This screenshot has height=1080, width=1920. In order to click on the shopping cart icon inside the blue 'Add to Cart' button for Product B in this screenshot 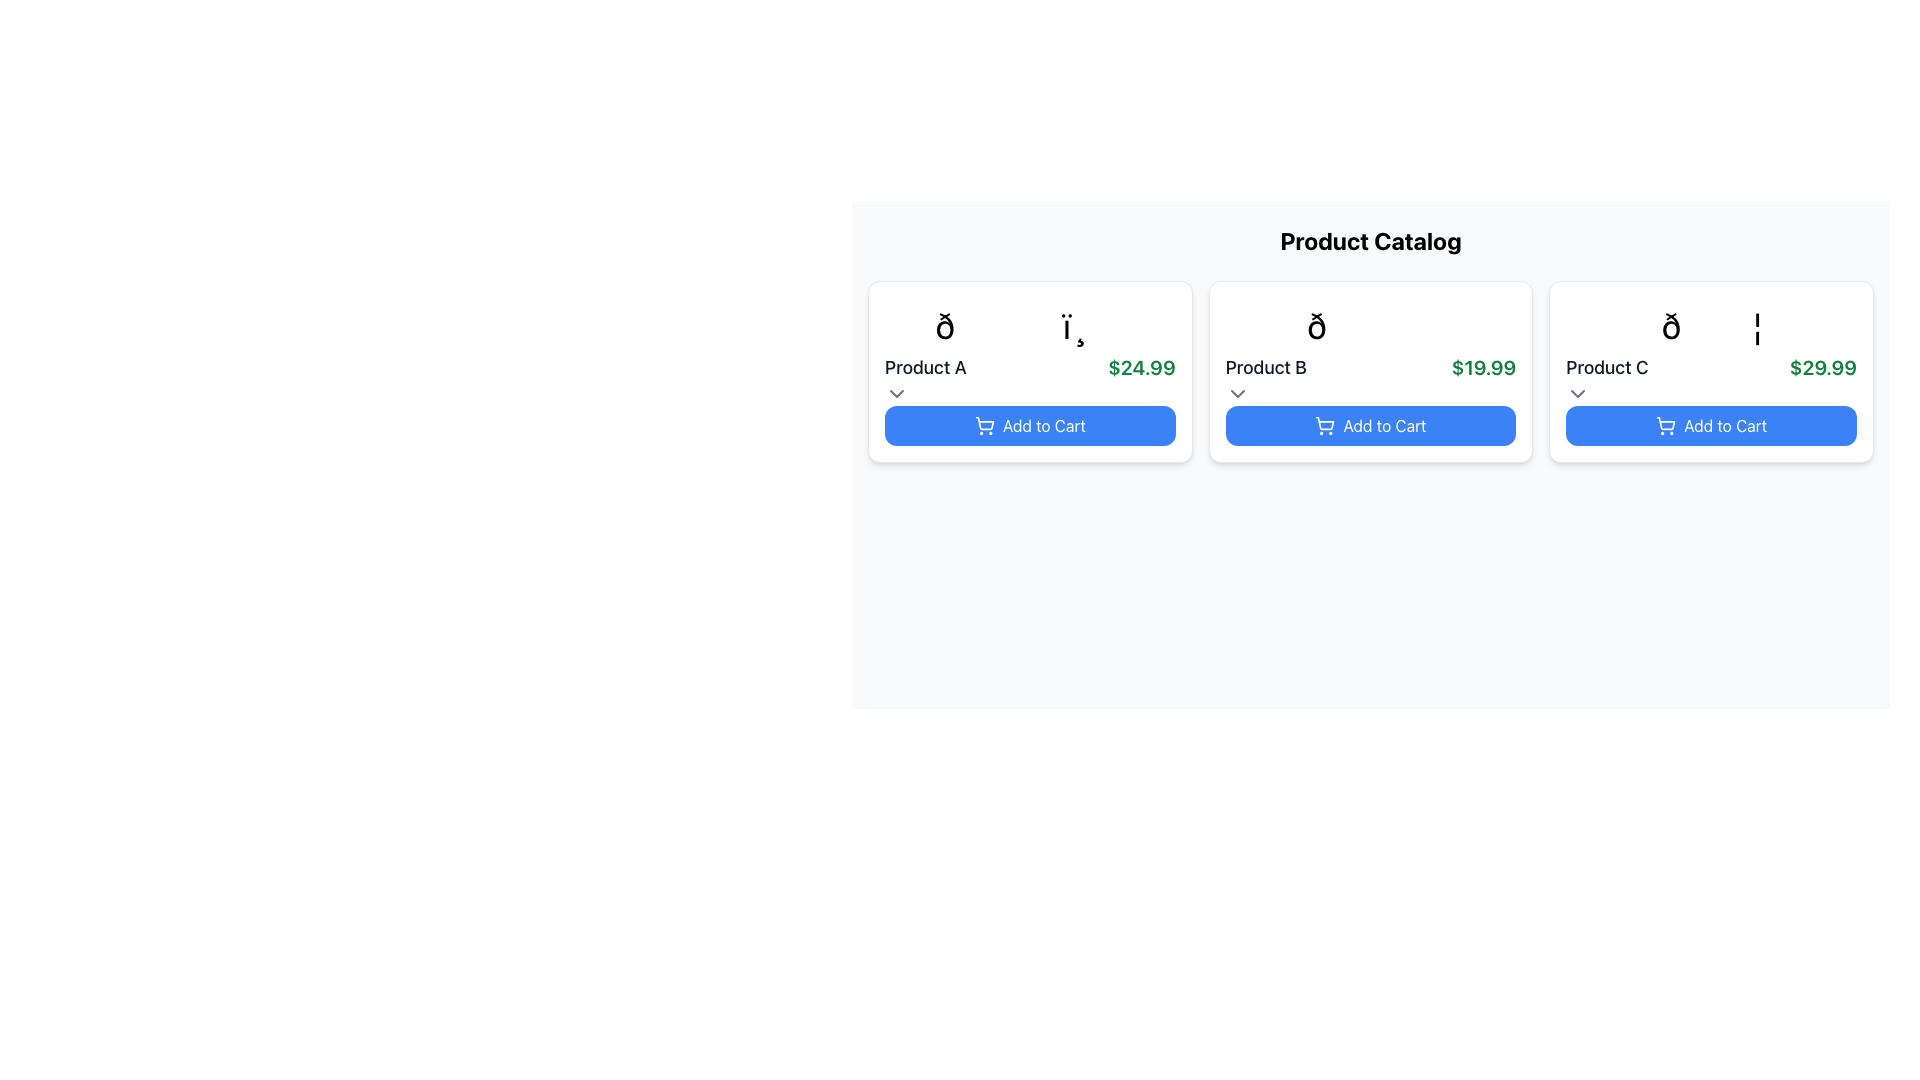, I will do `click(1325, 424)`.